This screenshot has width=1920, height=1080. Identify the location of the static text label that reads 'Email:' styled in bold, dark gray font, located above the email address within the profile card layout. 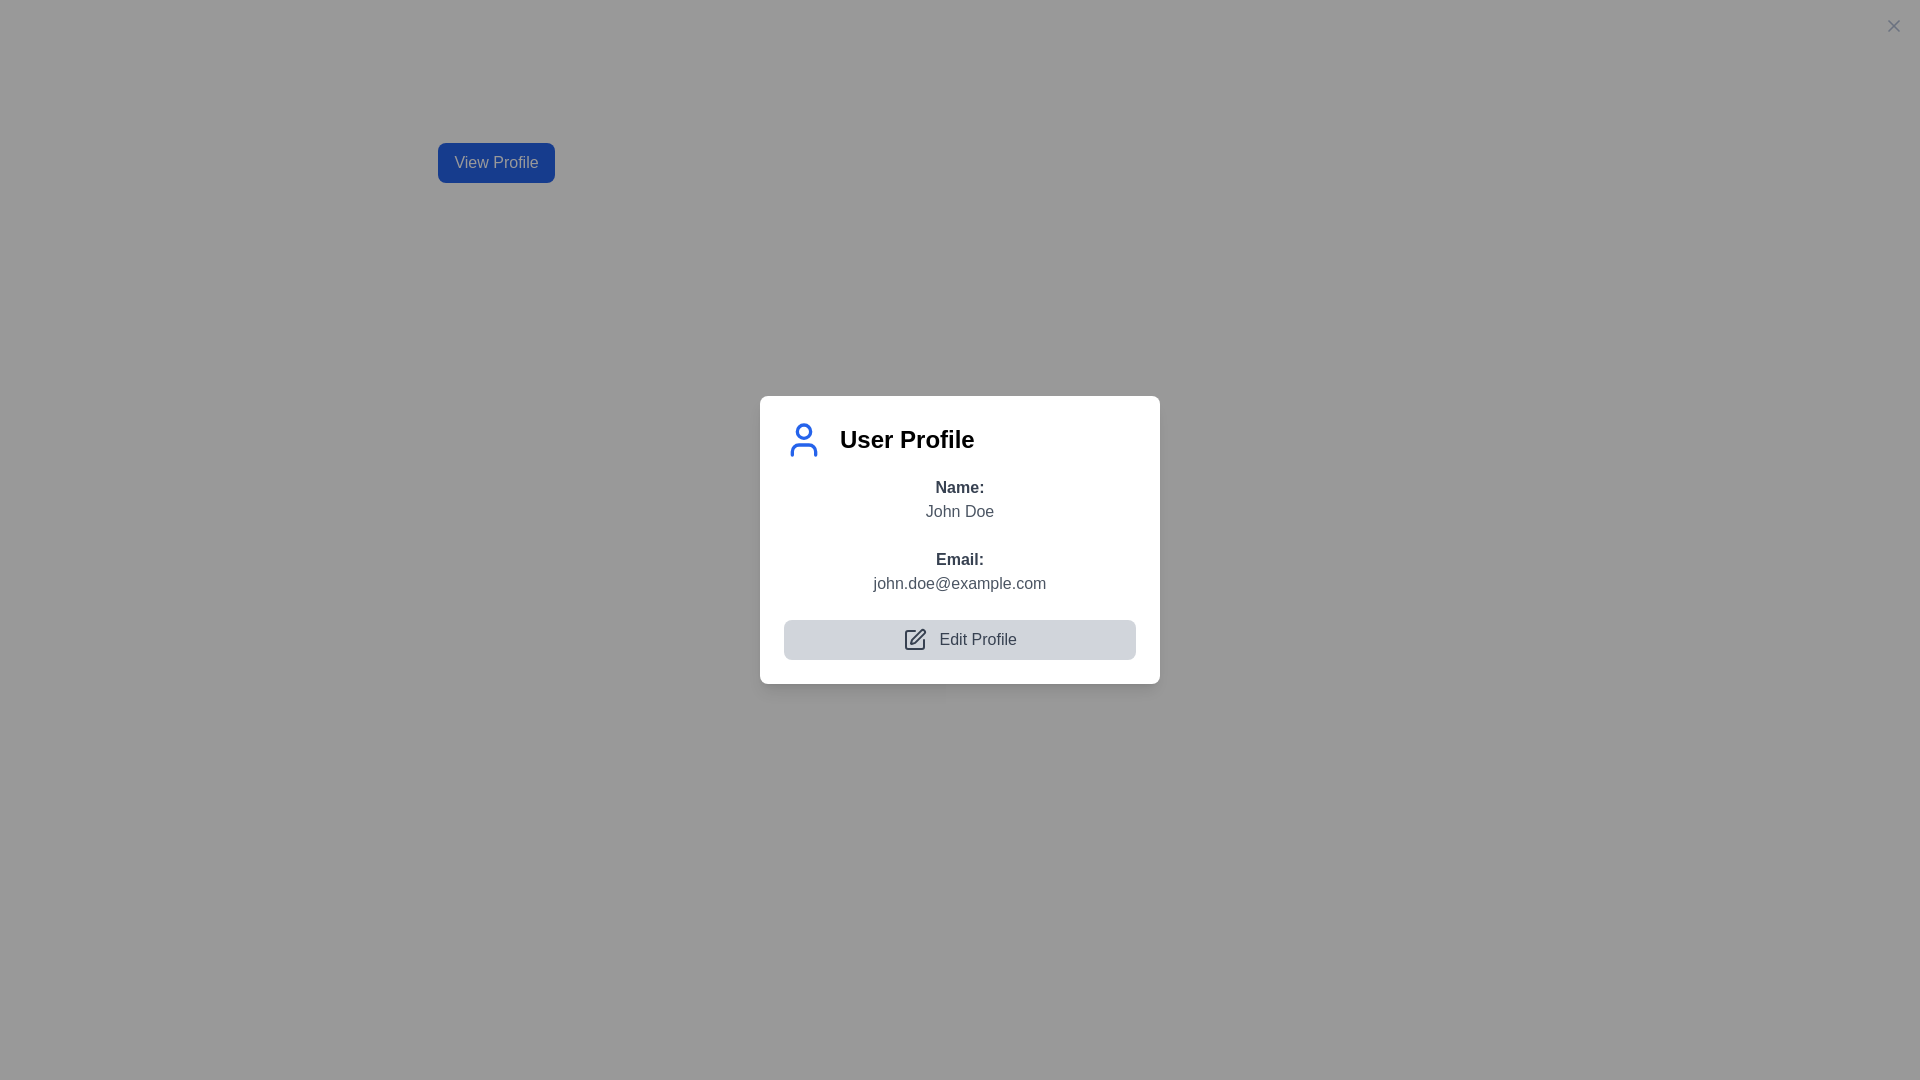
(960, 559).